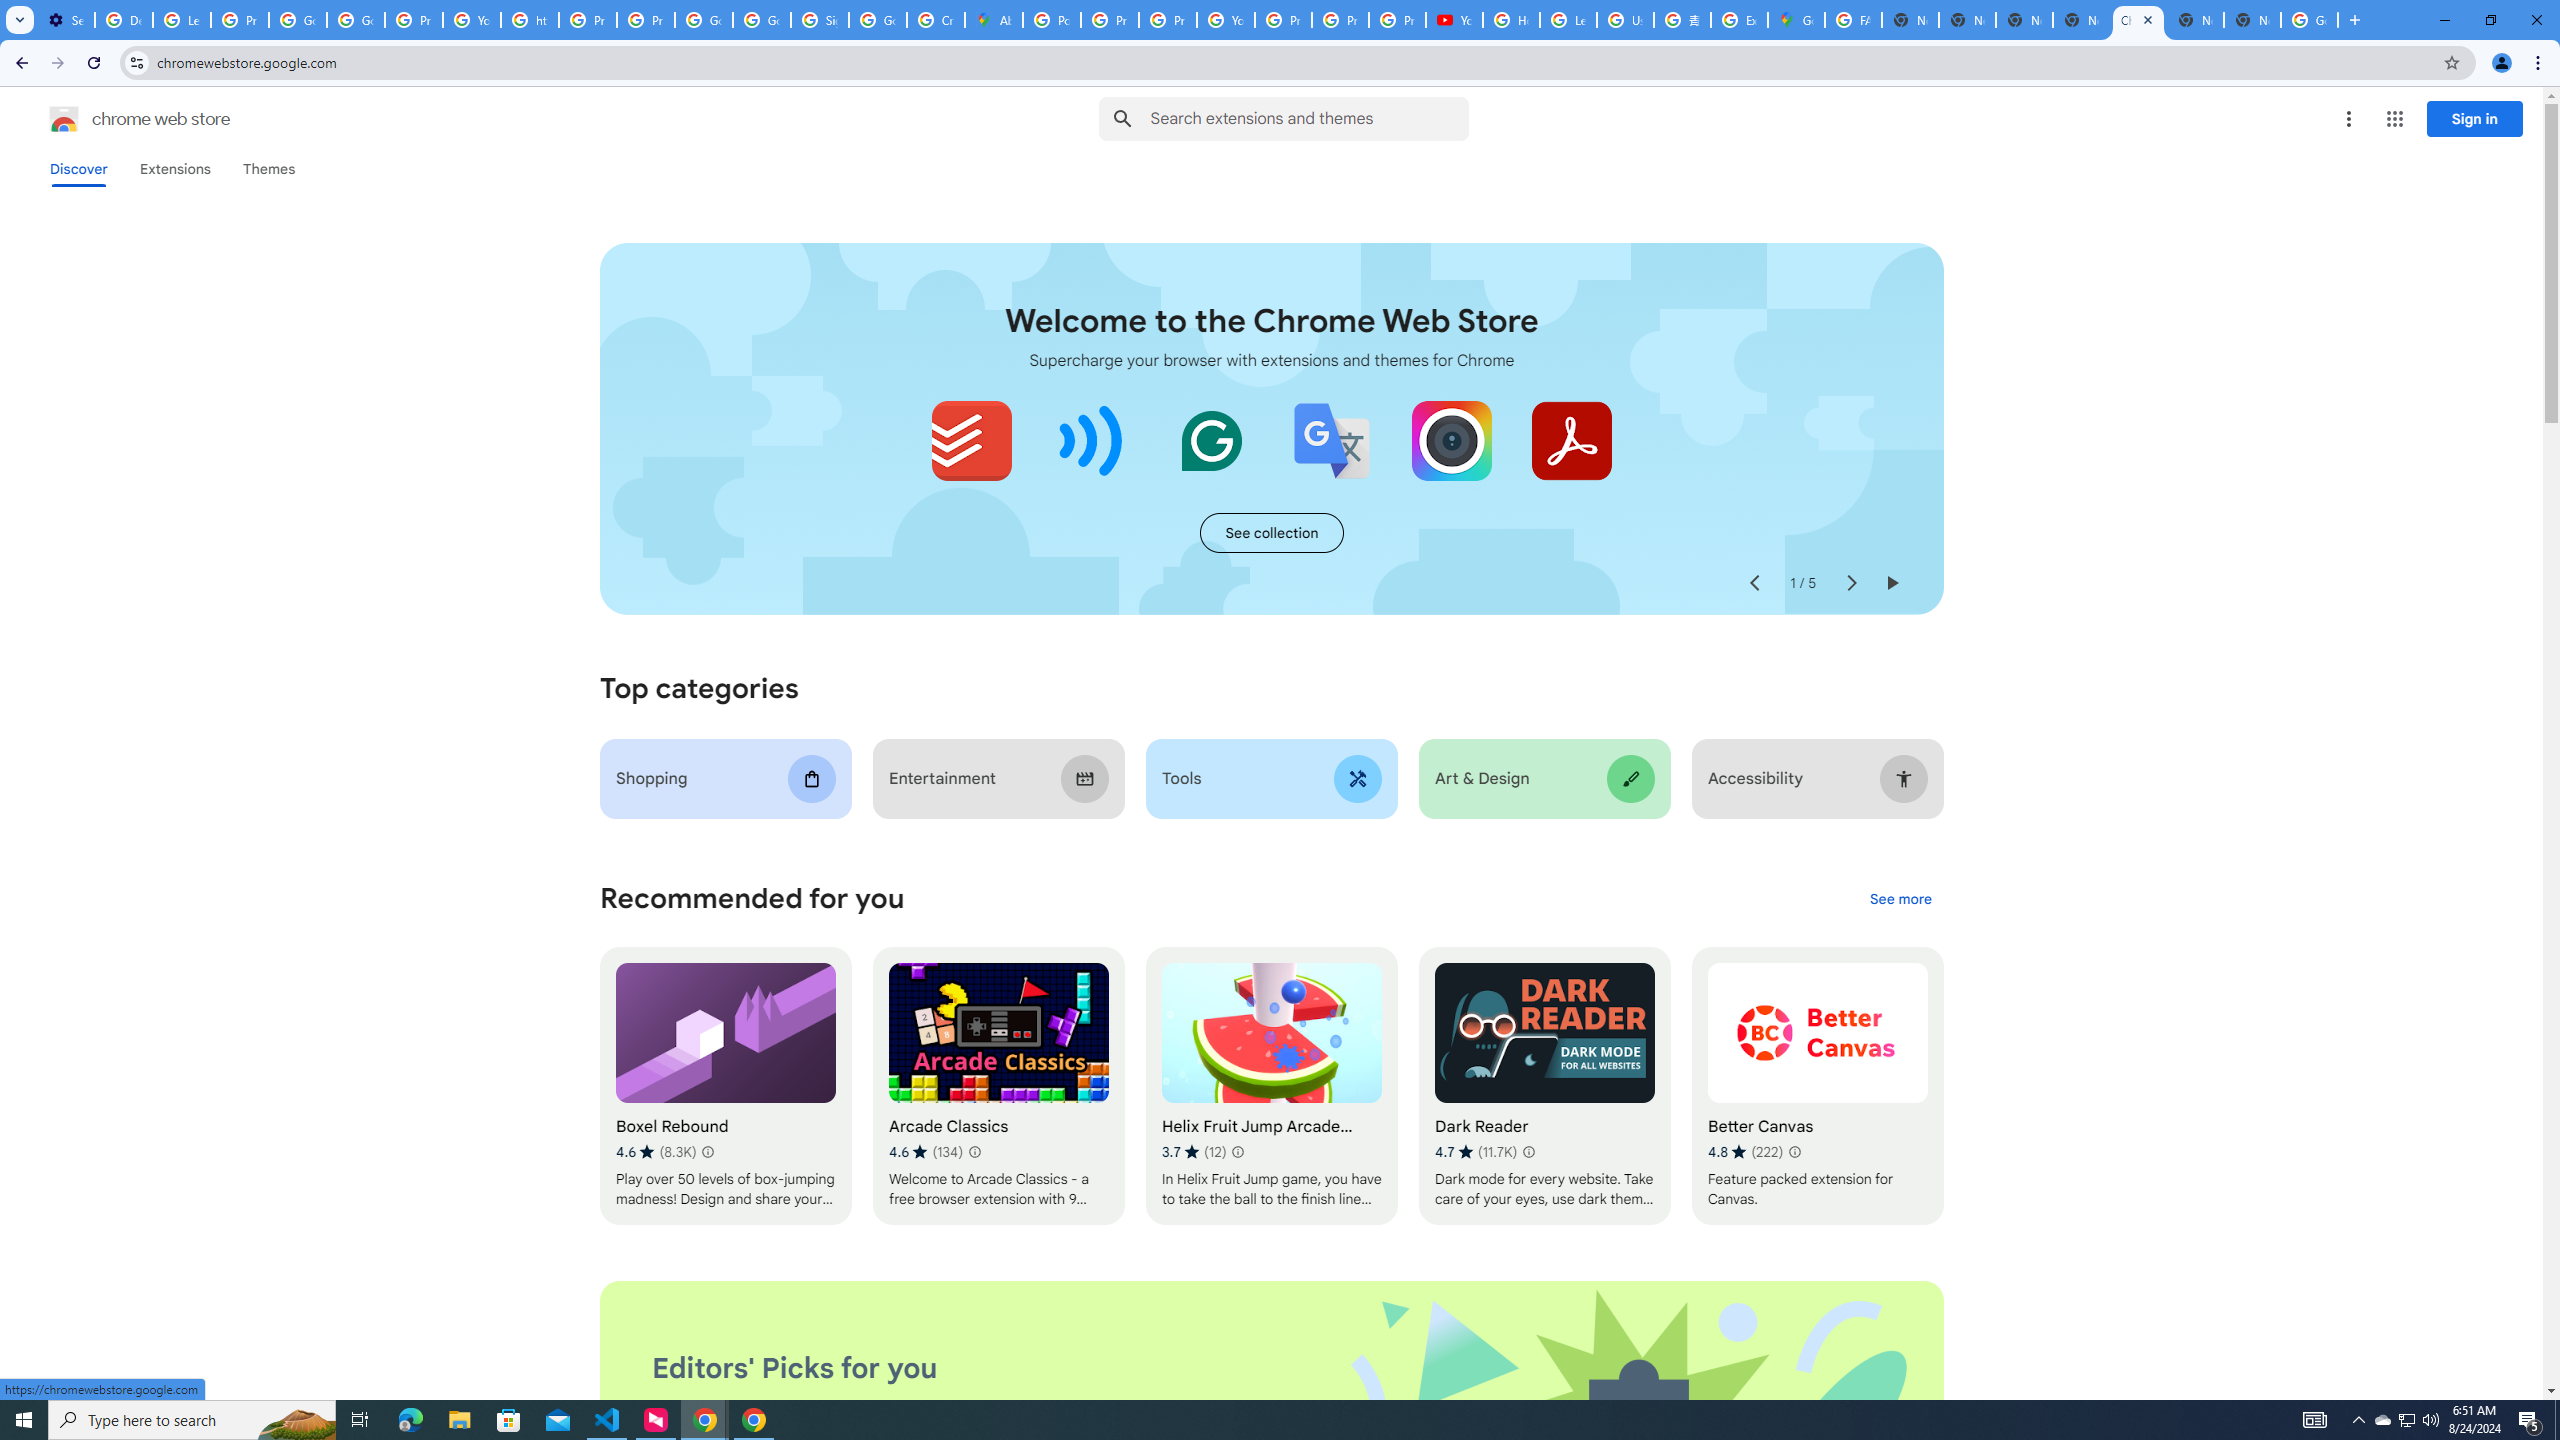 The width and height of the screenshot is (2560, 1440). Describe the element at coordinates (1194, 1152) in the screenshot. I see `'Average rating 3.7 out of 5 stars. 12 ratings.'` at that location.